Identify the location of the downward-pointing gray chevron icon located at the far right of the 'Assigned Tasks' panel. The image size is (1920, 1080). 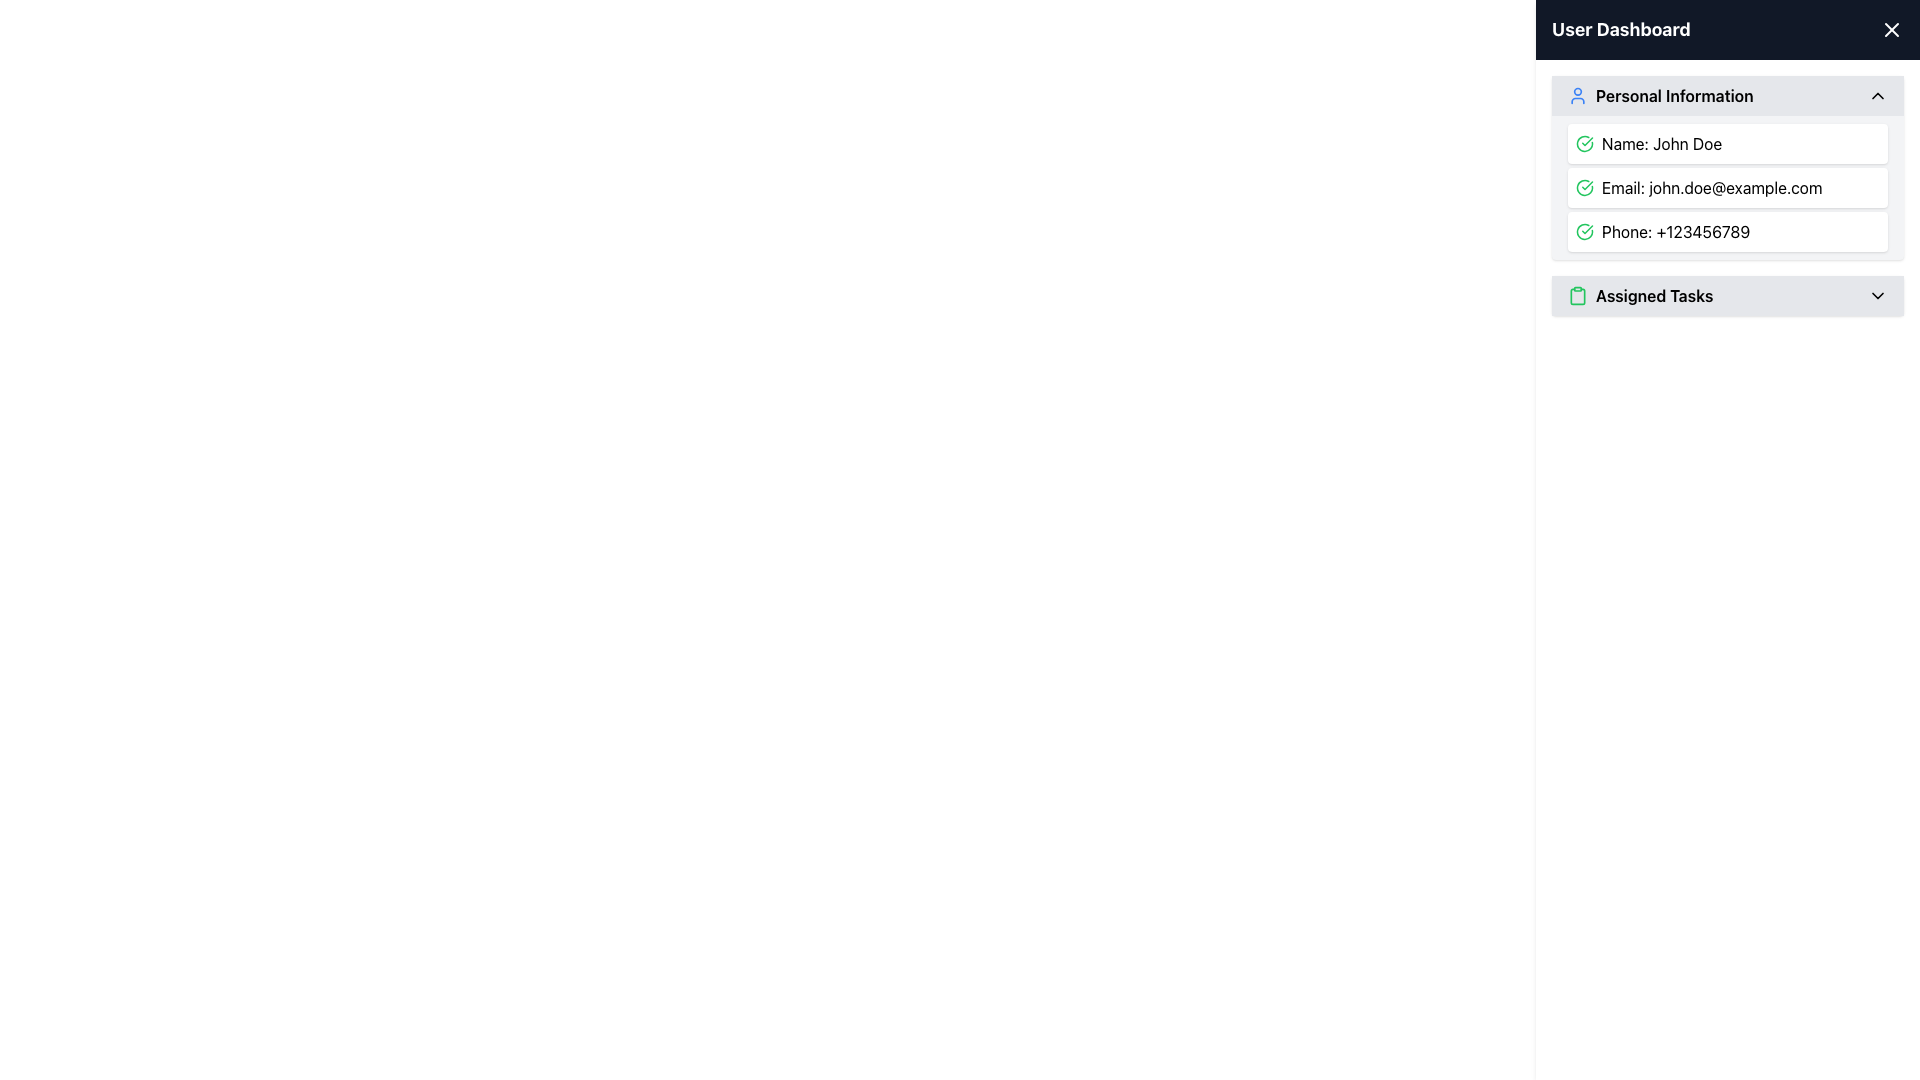
(1876, 296).